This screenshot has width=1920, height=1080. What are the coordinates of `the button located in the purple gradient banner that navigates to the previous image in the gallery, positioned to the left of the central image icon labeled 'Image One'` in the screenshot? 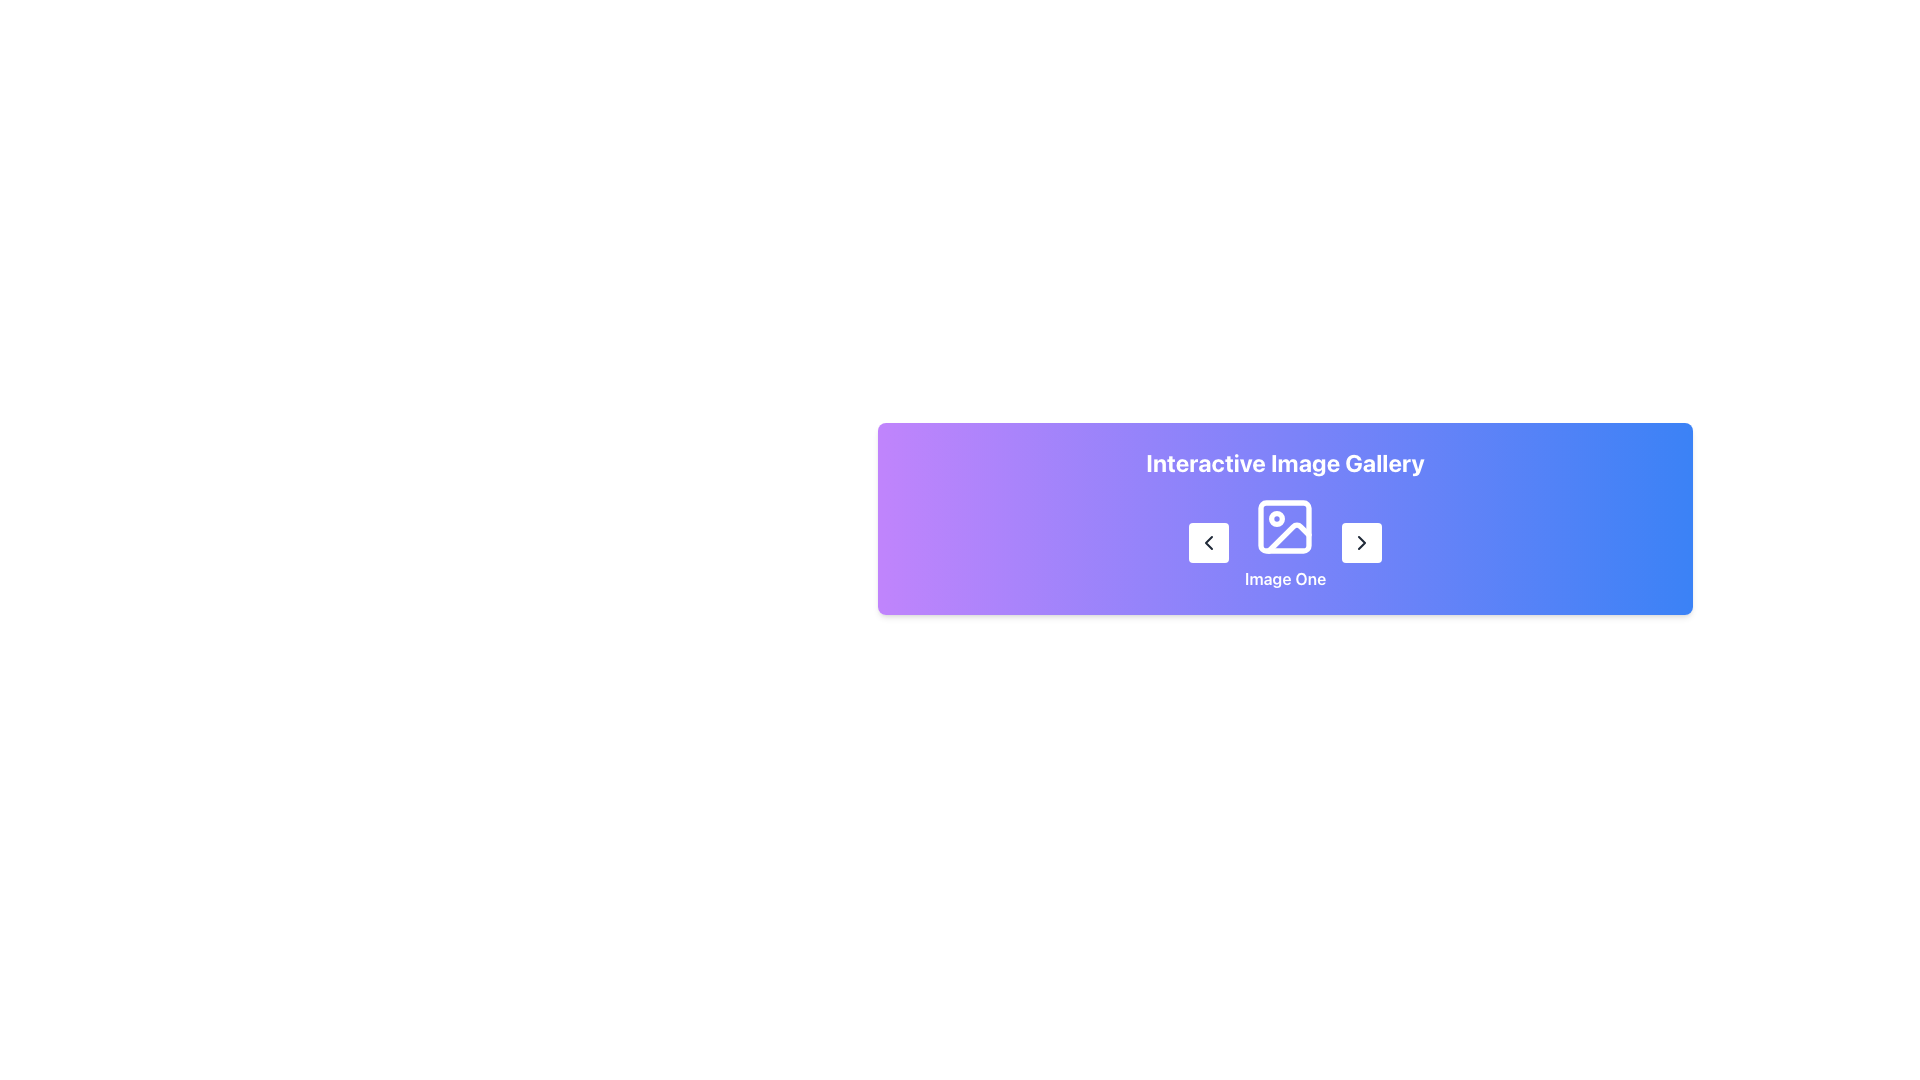 It's located at (1207, 543).